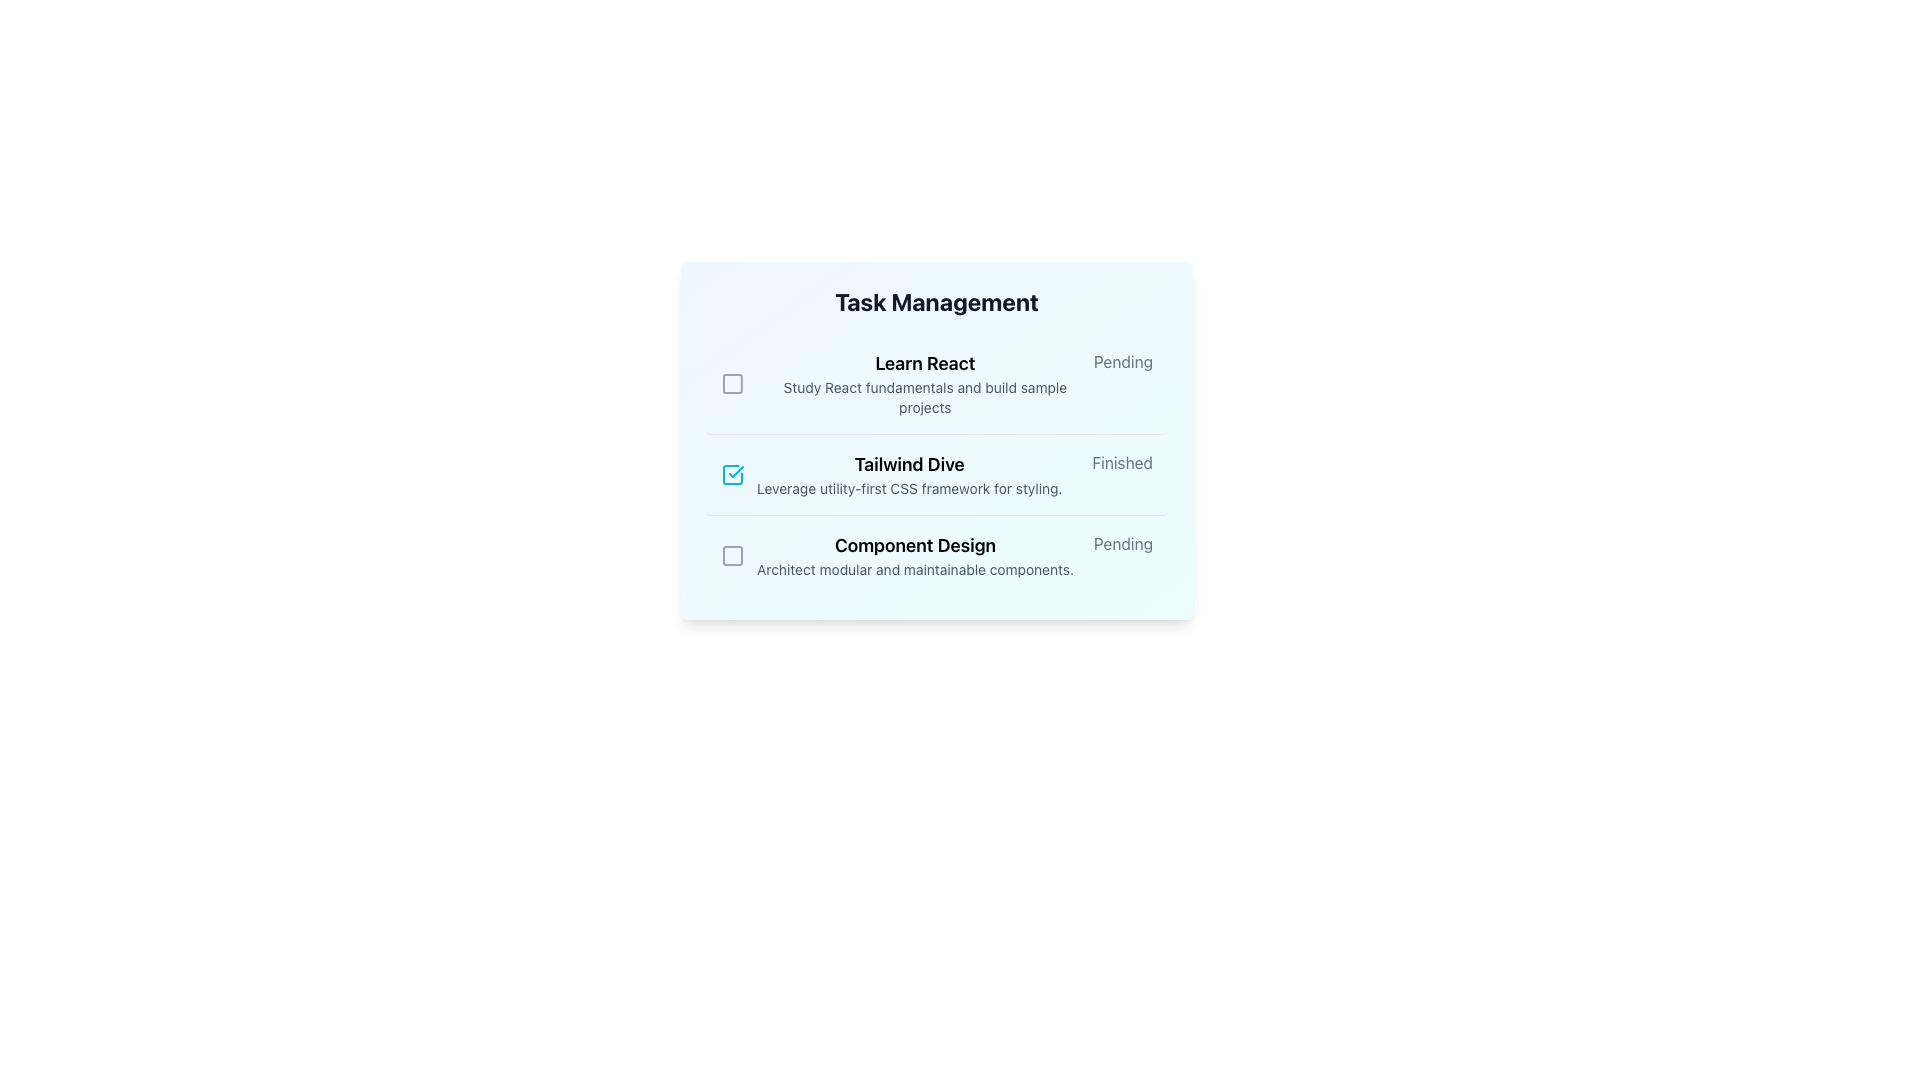  Describe the element at coordinates (908, 465) in the screenshot. I see `the 'Tailwind Dive' text in bold font style located in the second row of the task management section for navigation or detailed view` at that location.